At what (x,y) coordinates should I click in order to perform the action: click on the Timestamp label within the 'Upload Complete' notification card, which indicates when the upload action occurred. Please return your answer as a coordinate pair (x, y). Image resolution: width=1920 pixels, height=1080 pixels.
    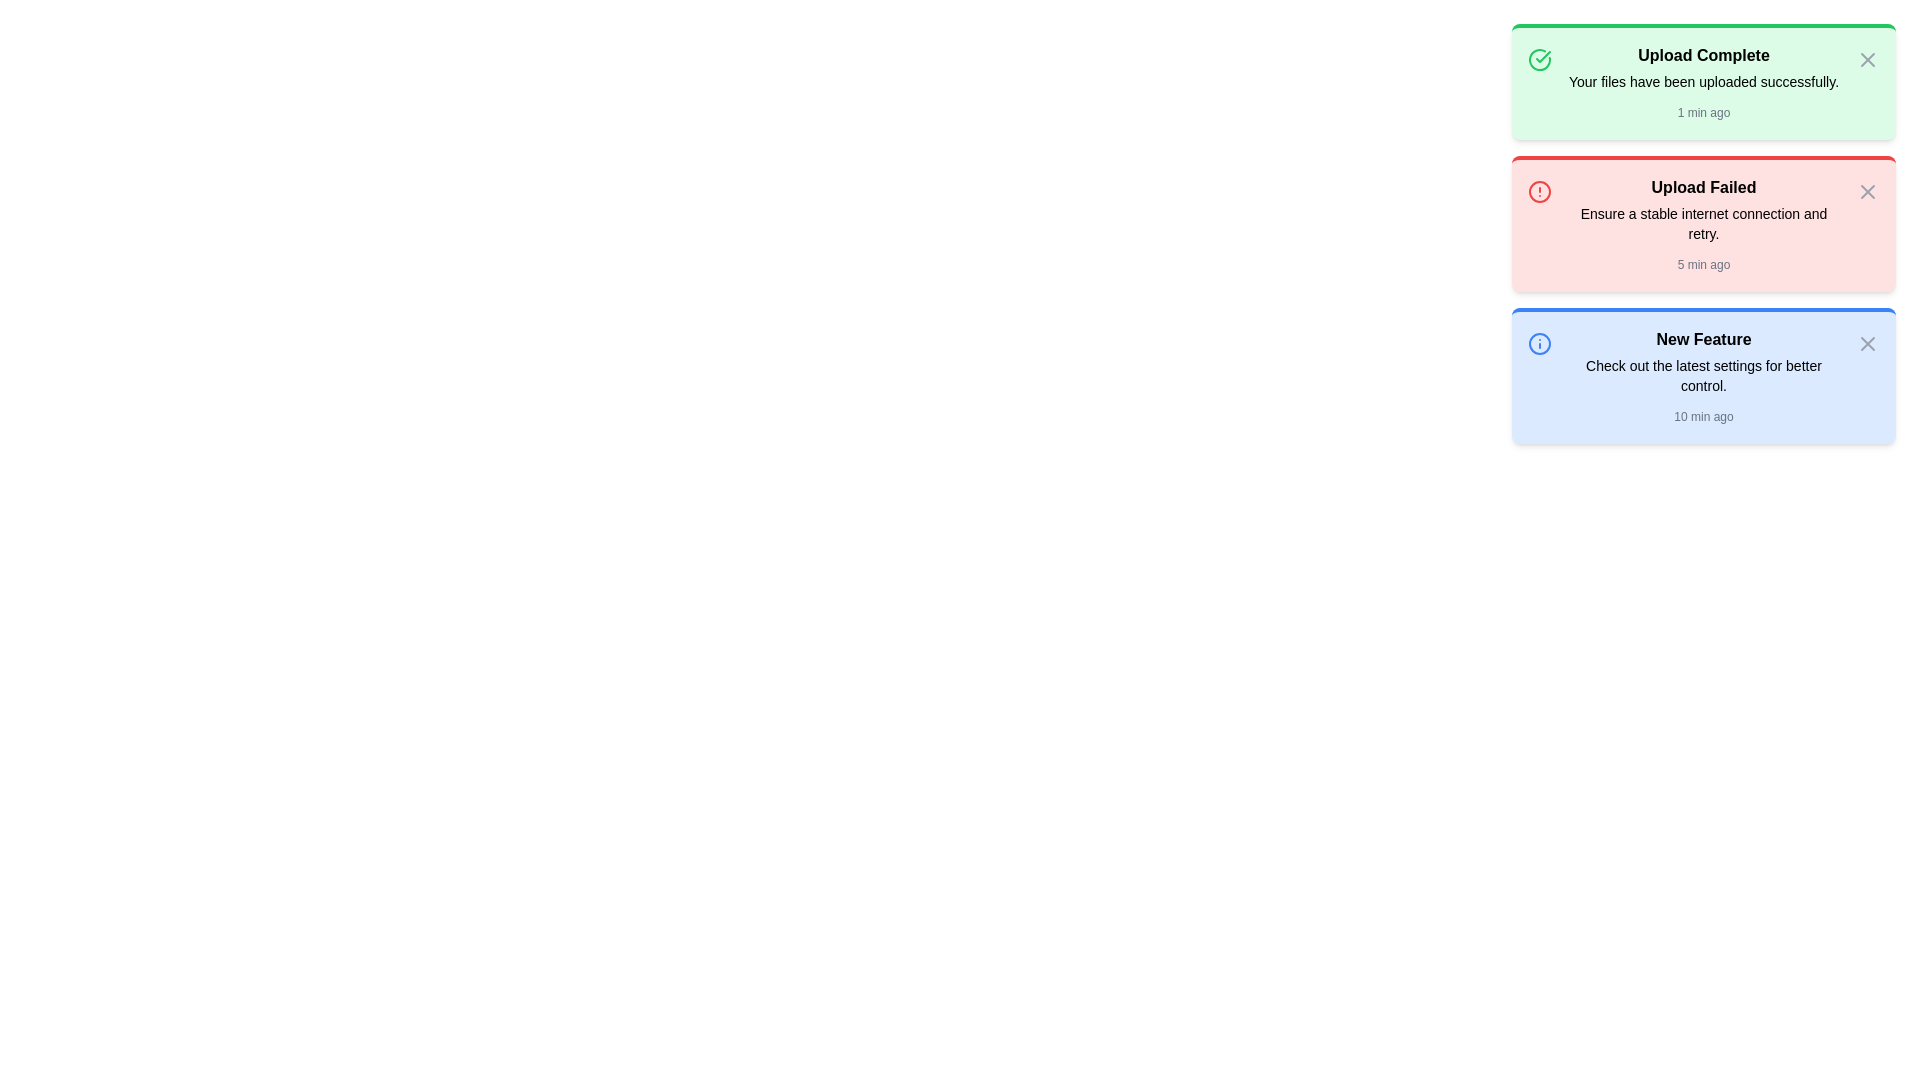
    Looking at the image, I should click on (1703, 112).